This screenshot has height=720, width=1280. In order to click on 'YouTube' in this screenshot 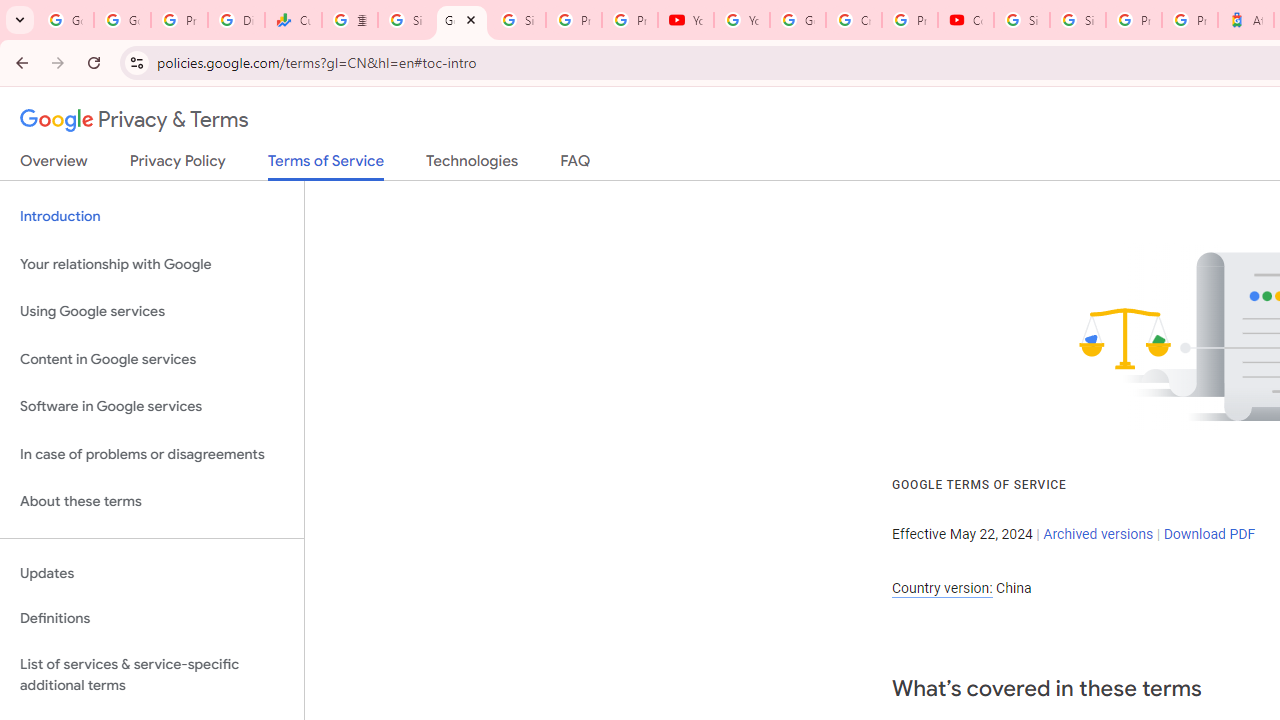, I will do `click(741, 20)`.